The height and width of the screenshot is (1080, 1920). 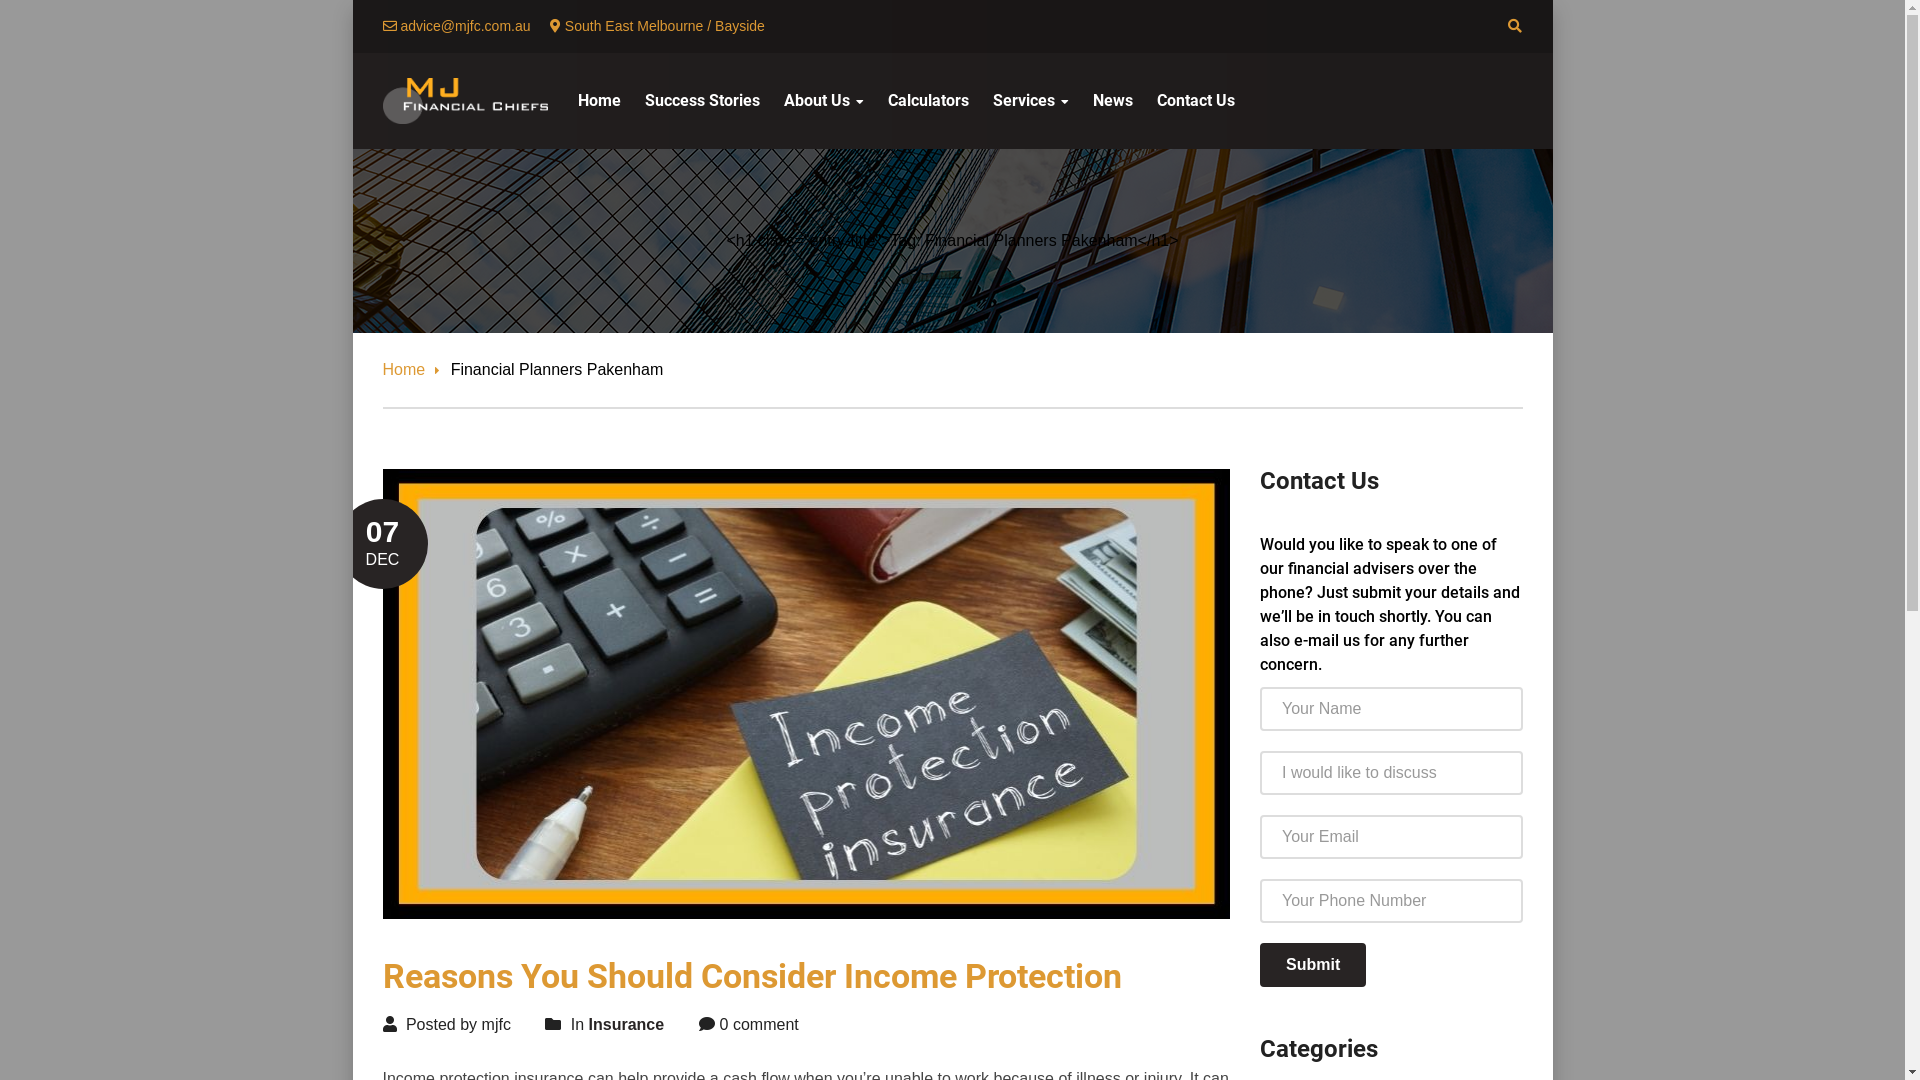 What do you see at coordinates (701, 100) in the screenshot?
I see `'Success Stories'` at bounding box center [701, 100].